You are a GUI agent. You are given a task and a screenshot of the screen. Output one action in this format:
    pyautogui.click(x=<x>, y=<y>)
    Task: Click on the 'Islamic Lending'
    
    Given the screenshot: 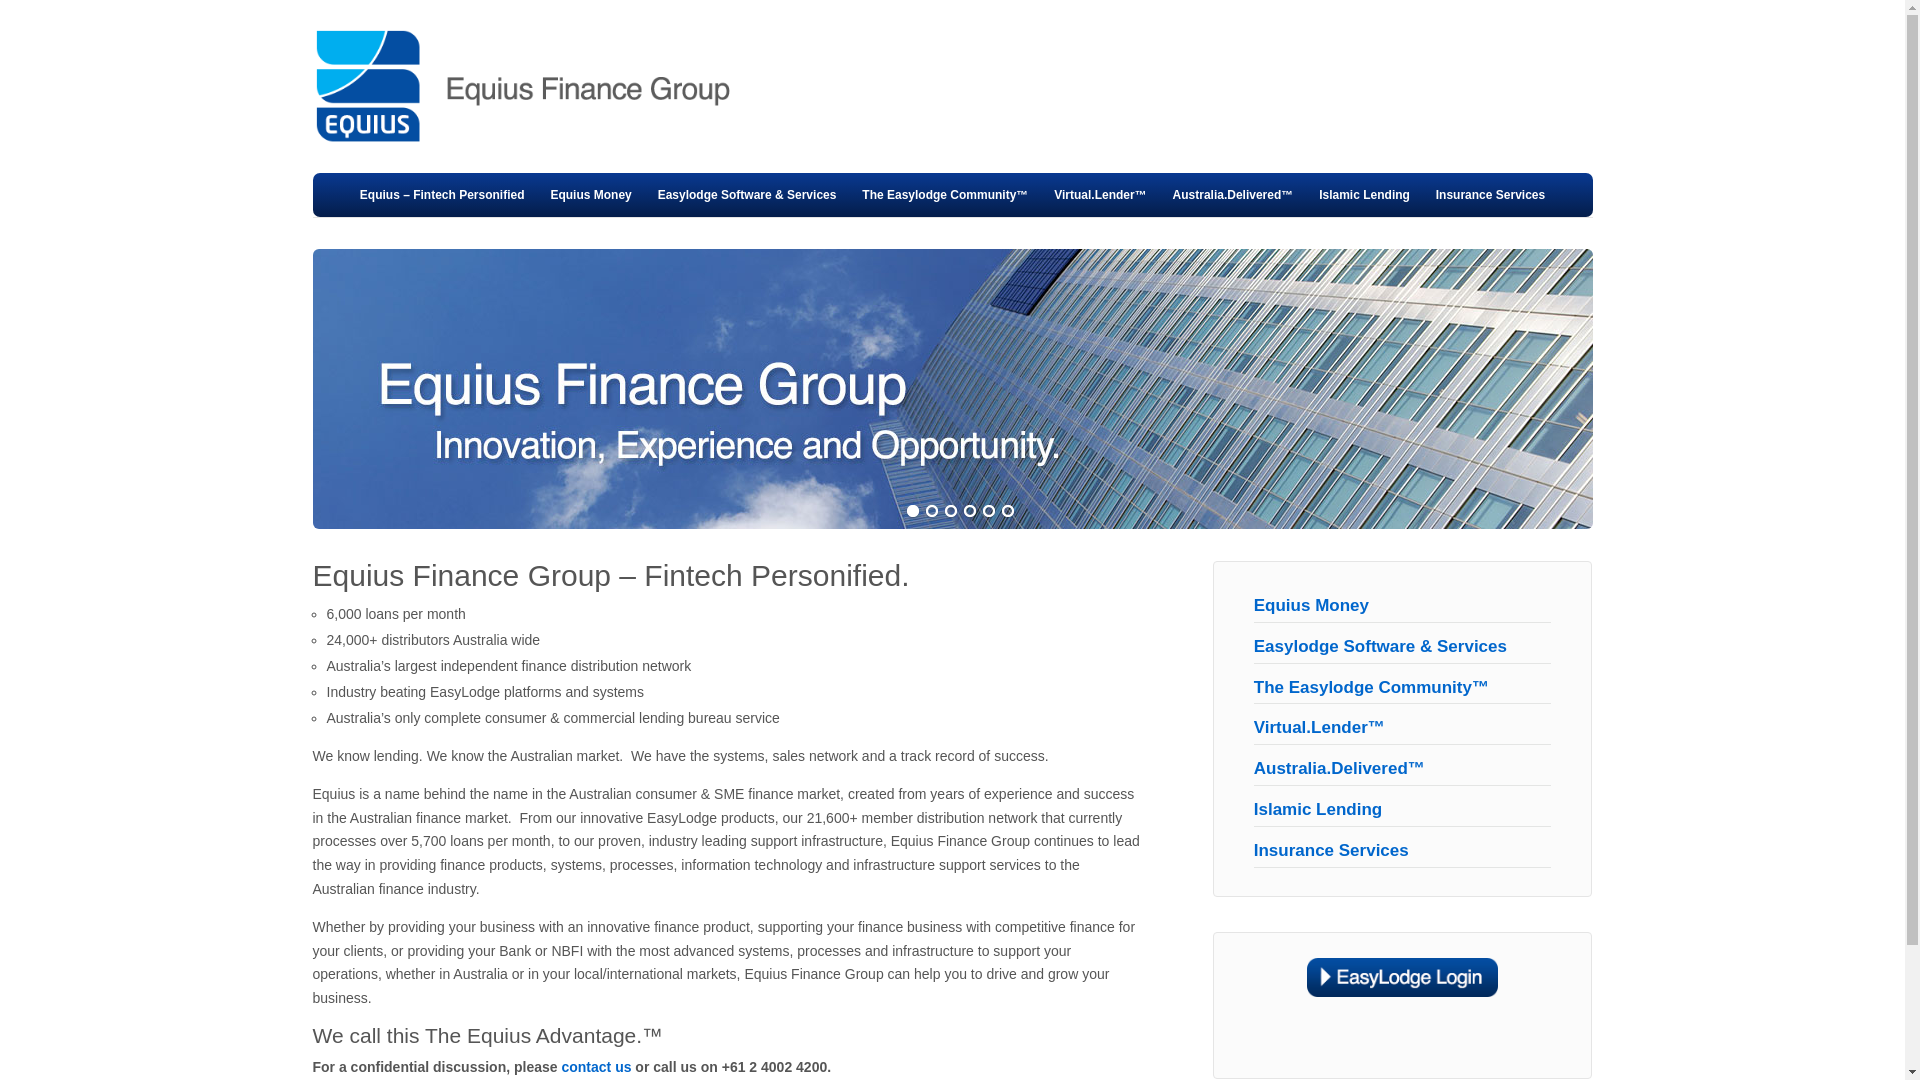 What is the action you would take?
    pyautogui.click(x=1363, y=195)
    